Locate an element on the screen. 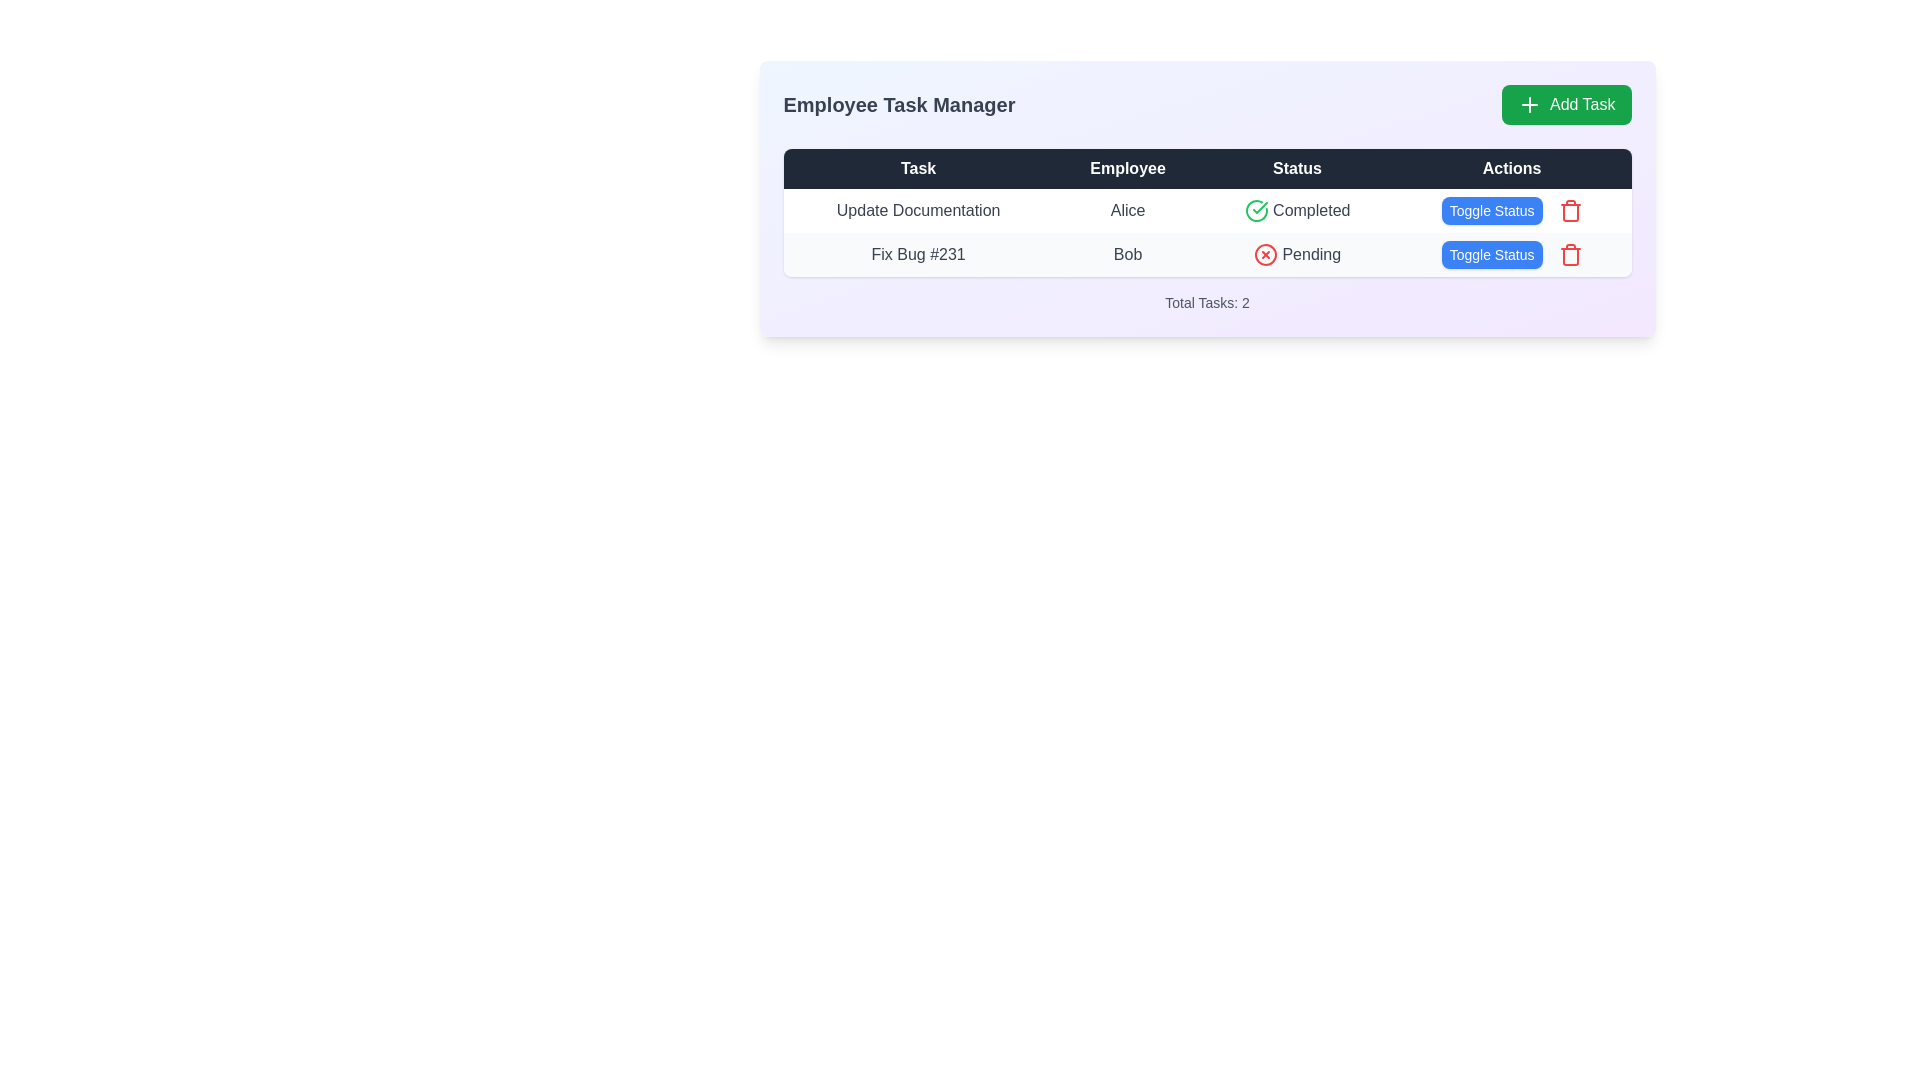 The image size is (1920, 1080). the toggle button for the 'Update Documentation' task located in the 'Actions' column is located at coordinates (1512, 211).